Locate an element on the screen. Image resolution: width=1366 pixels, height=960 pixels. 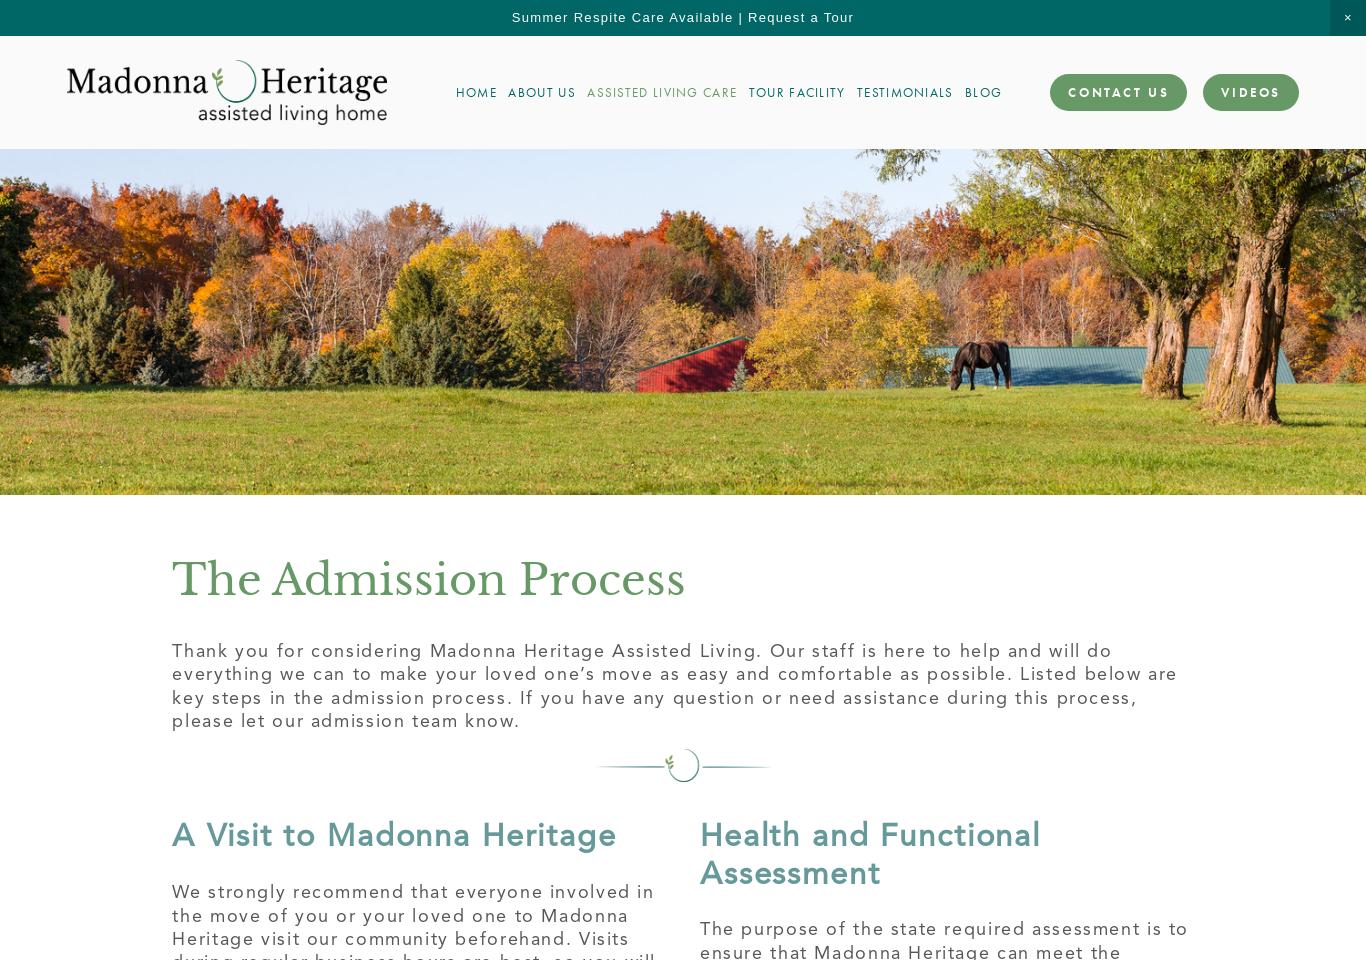
'Health and Functional Assessment' is located at coordinates (874, 852).